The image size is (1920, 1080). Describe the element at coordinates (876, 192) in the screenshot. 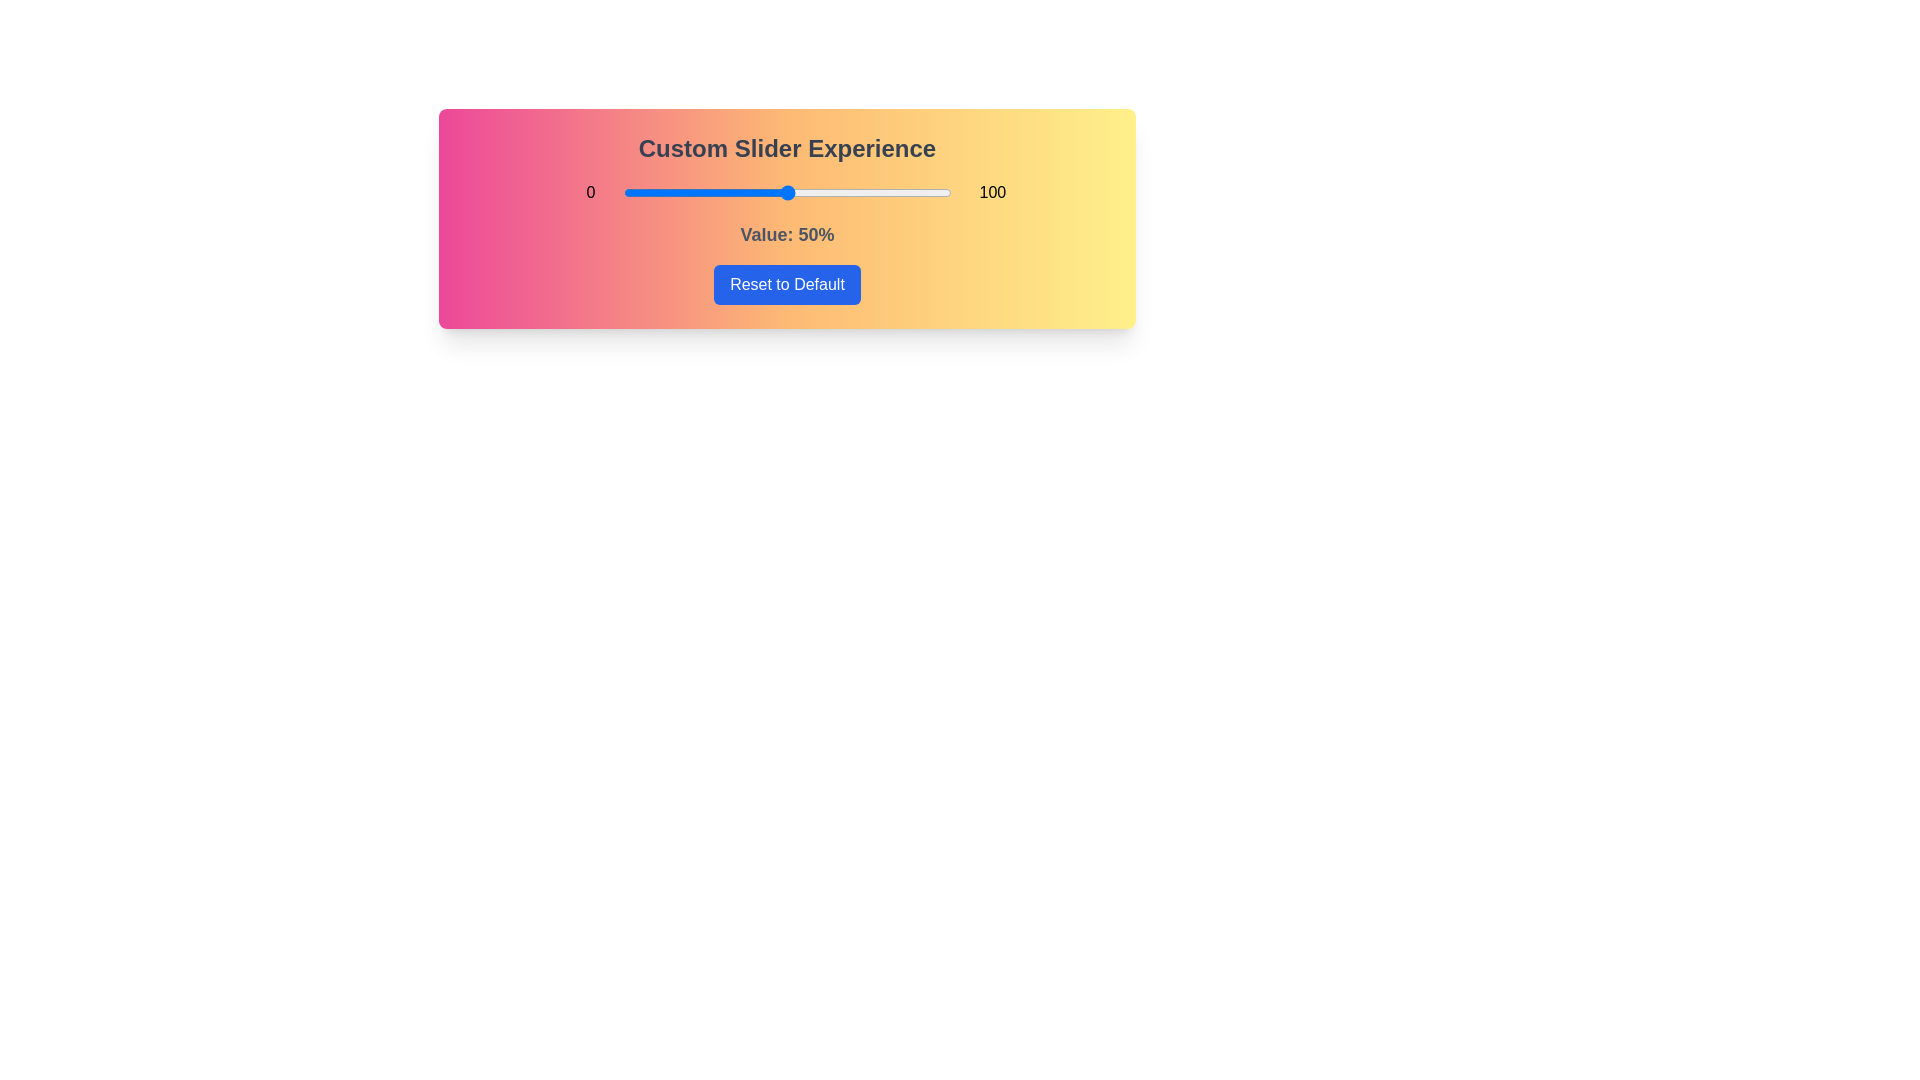

I see `the slider to 77% to explore the gradient background` at that location.